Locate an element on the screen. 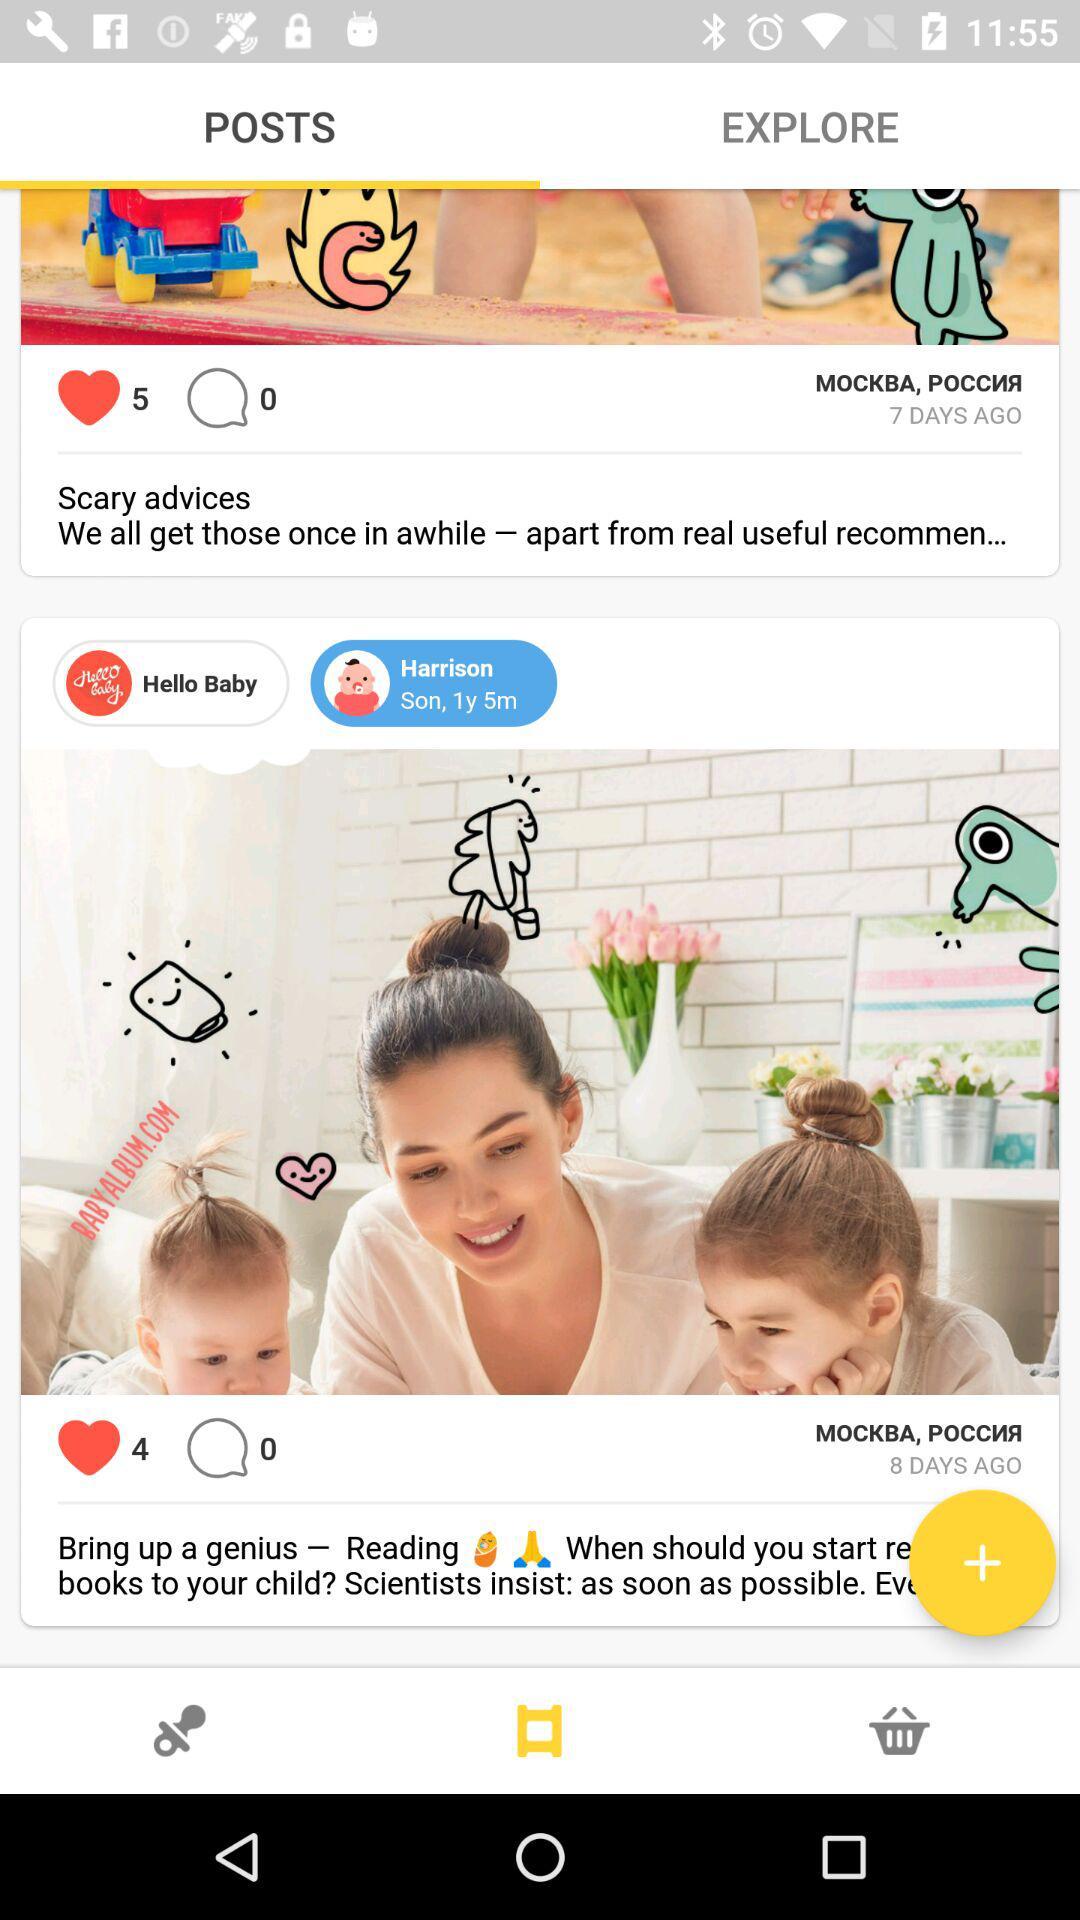 The image size is (1080, 1920). story is located at coordinates (540, 1730).